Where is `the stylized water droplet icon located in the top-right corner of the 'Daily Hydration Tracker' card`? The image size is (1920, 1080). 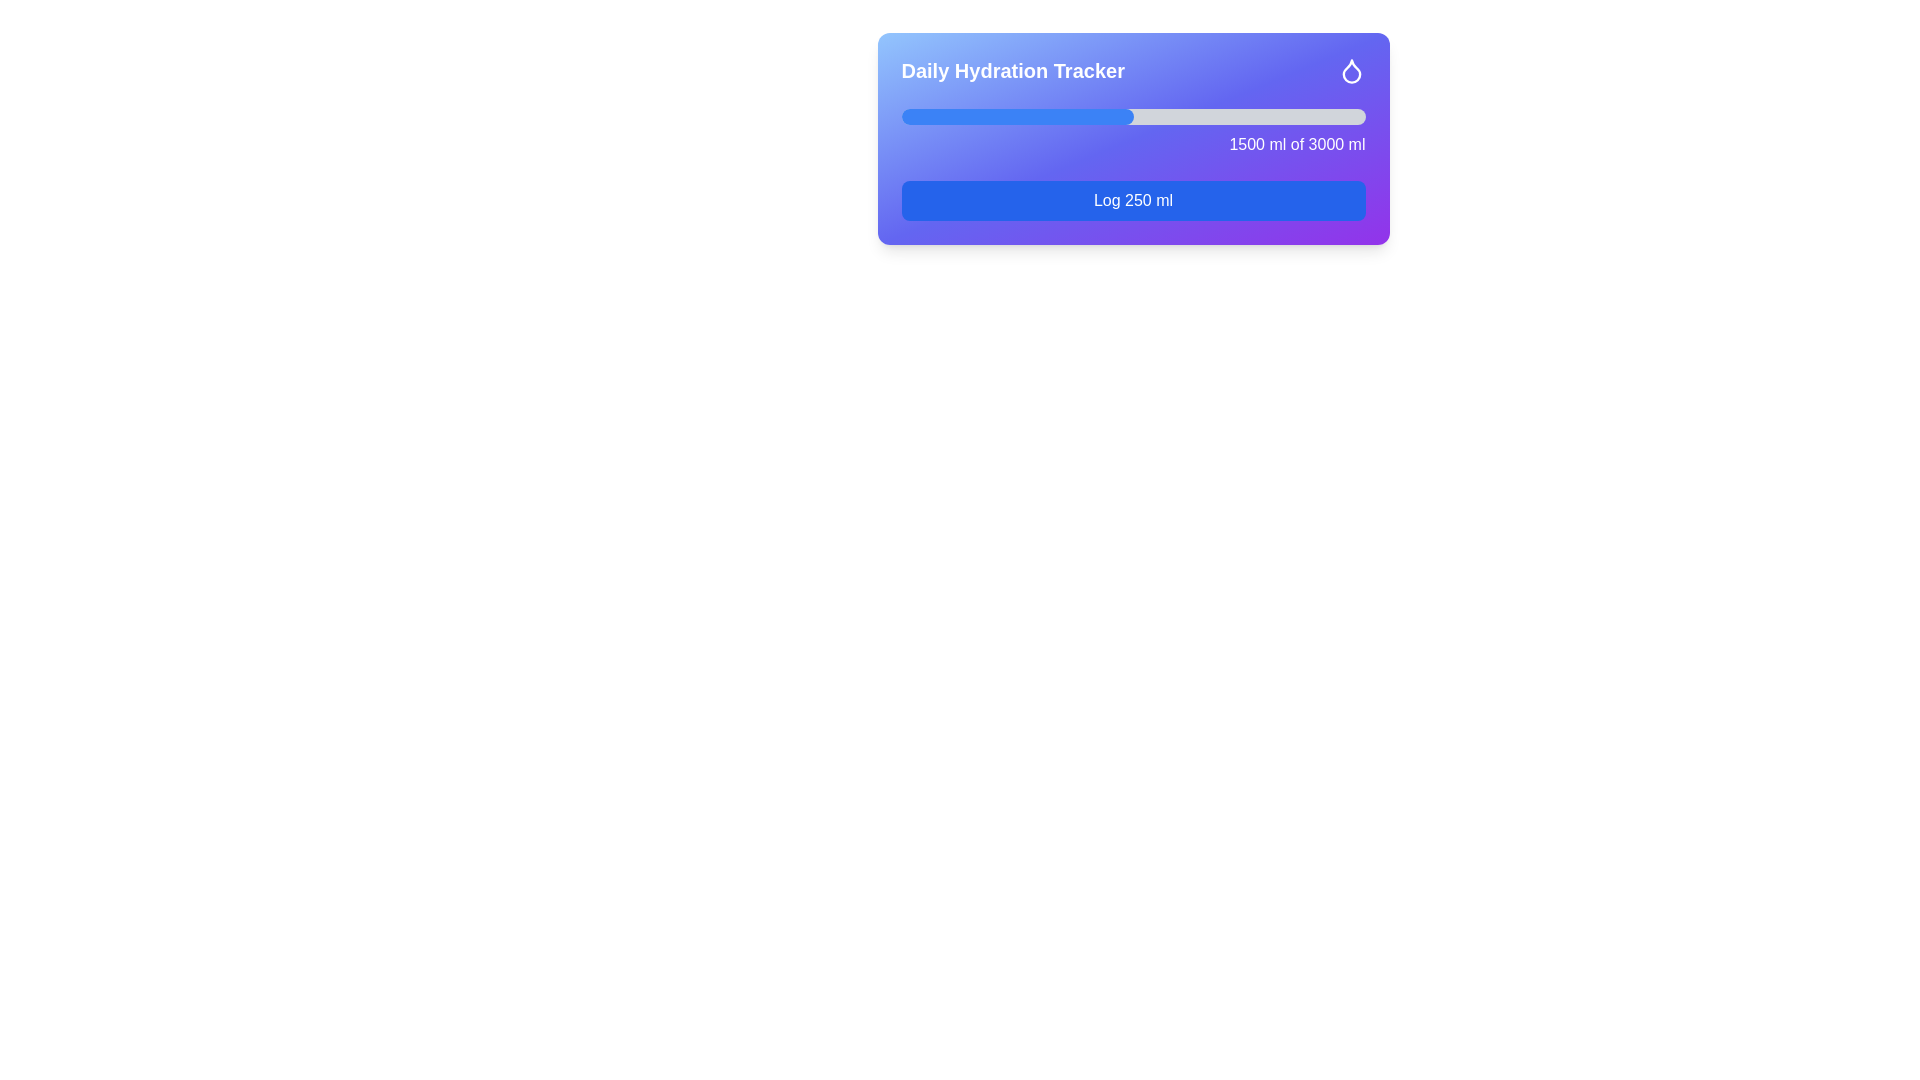 the stylized water droplet icon located in the top-right corner of the 'Daily Hydration Tracker' card is located at coordinates (1351, 70).